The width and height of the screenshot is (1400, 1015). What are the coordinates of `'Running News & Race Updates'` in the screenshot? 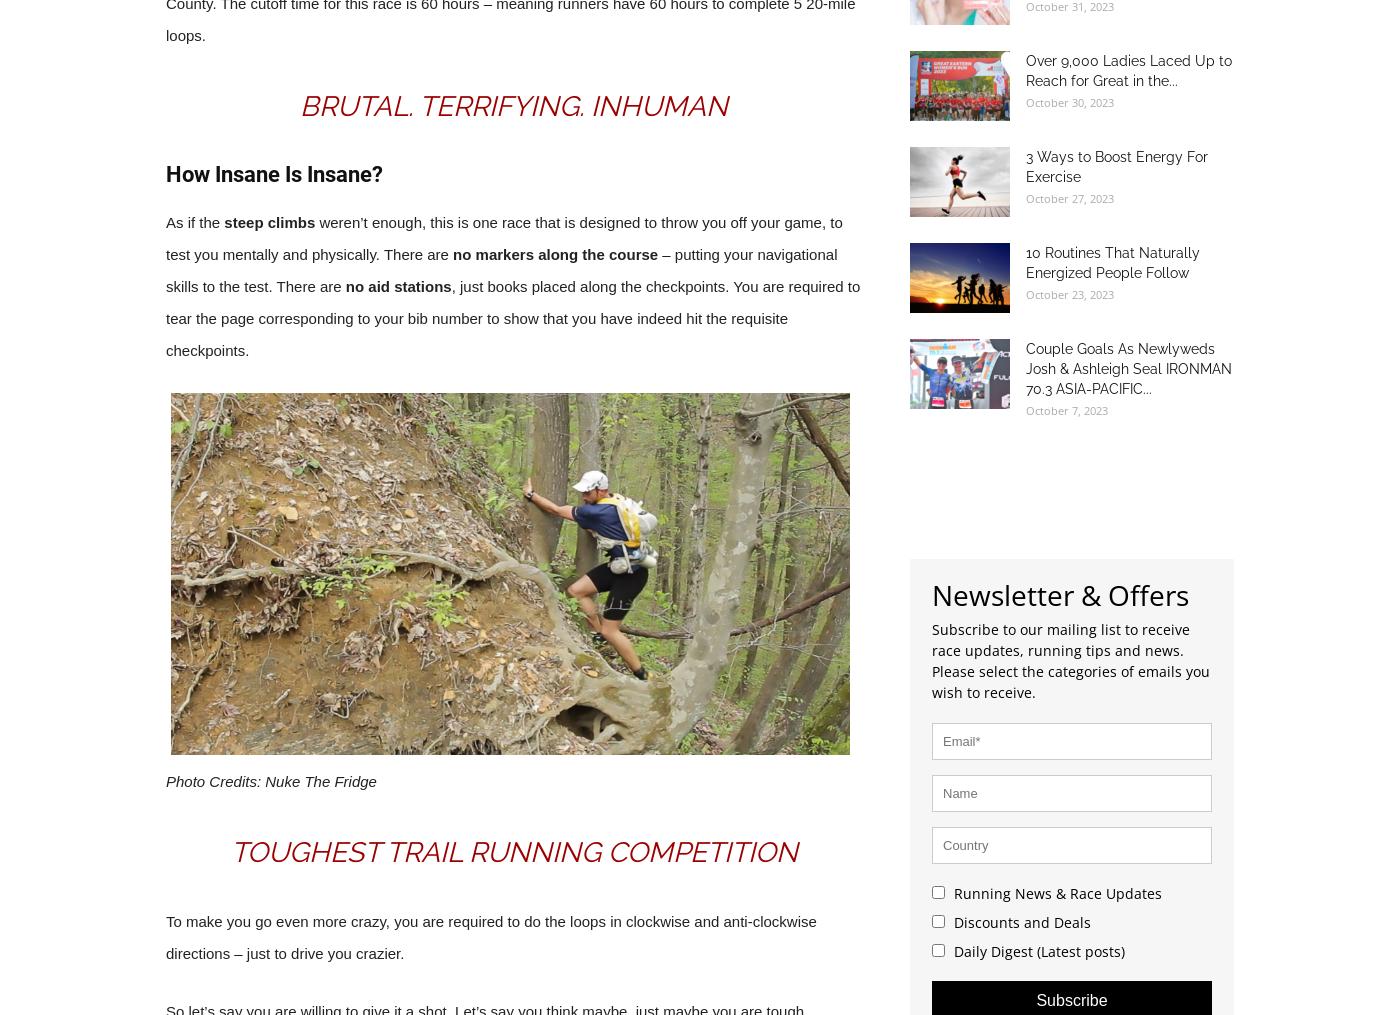 It's located at (950, 891).